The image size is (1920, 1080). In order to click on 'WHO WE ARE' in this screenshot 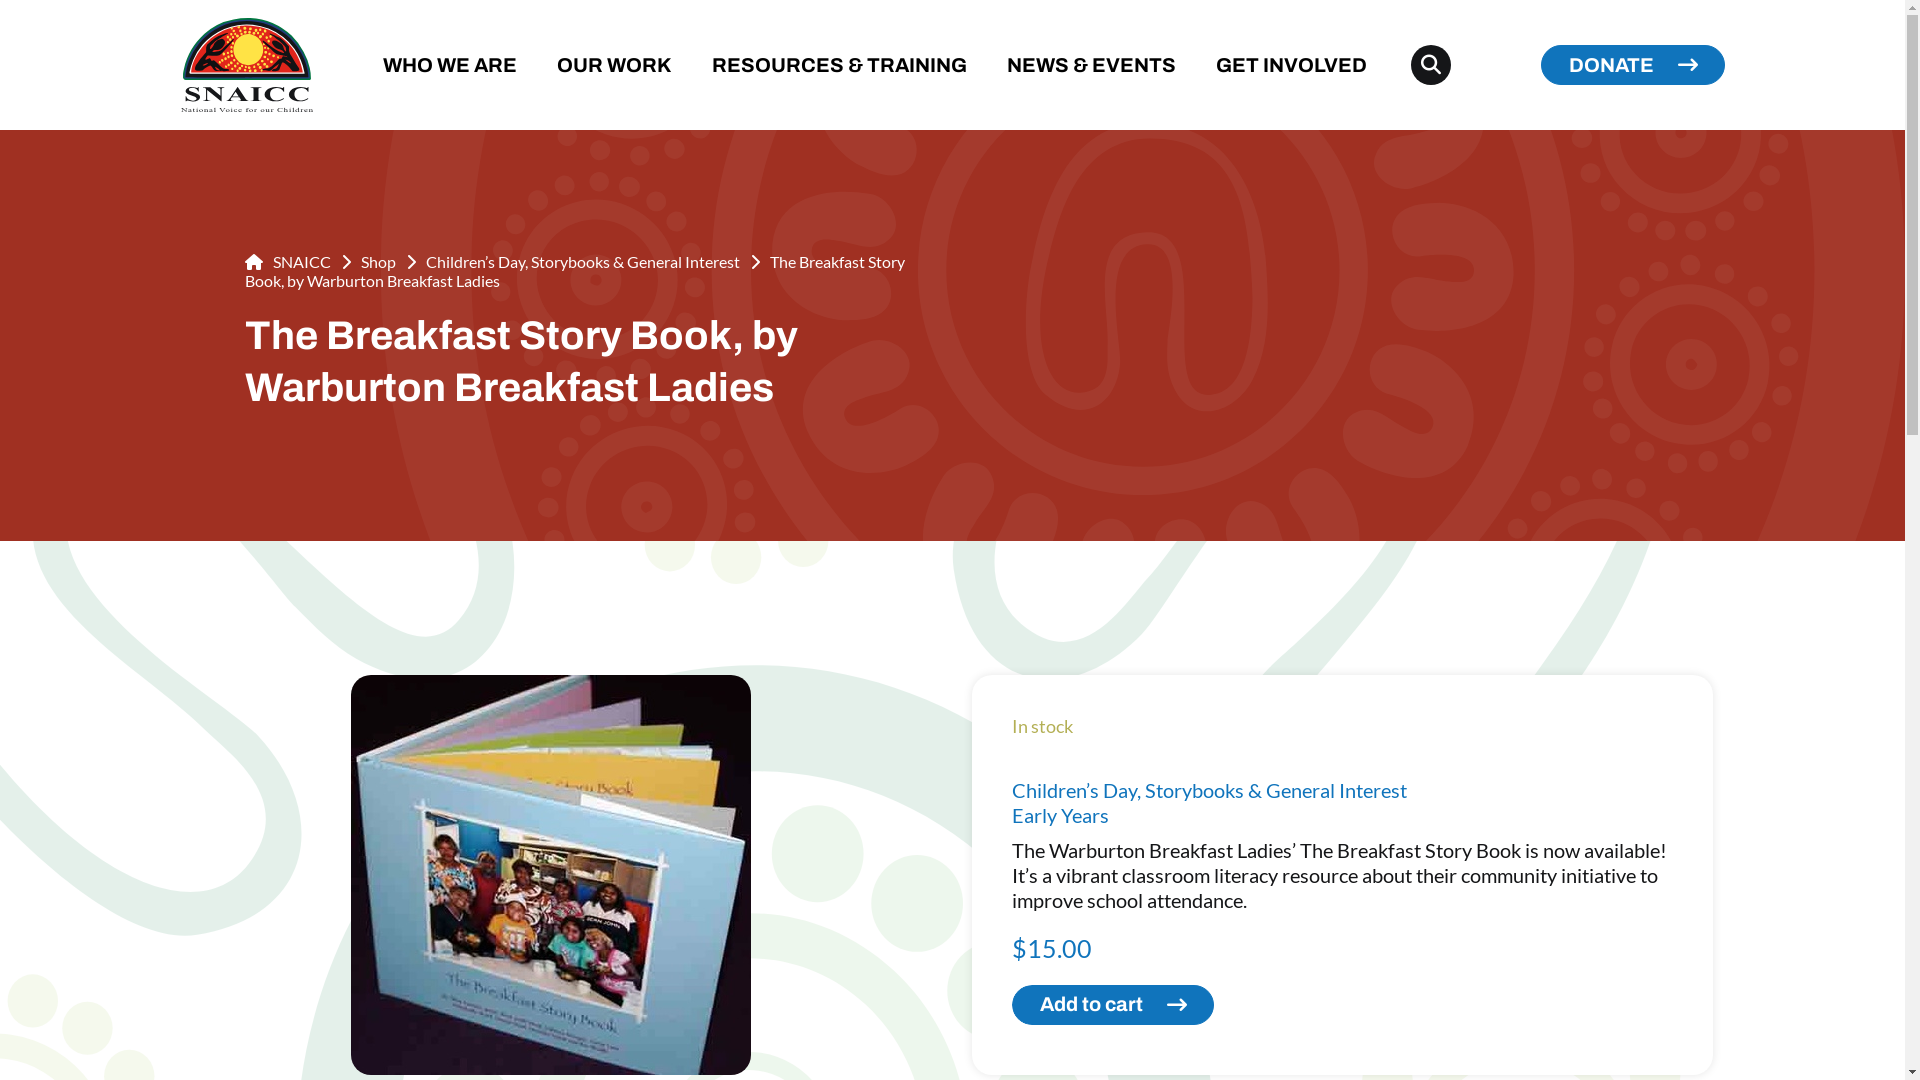, I will do `click(448, 64)`.